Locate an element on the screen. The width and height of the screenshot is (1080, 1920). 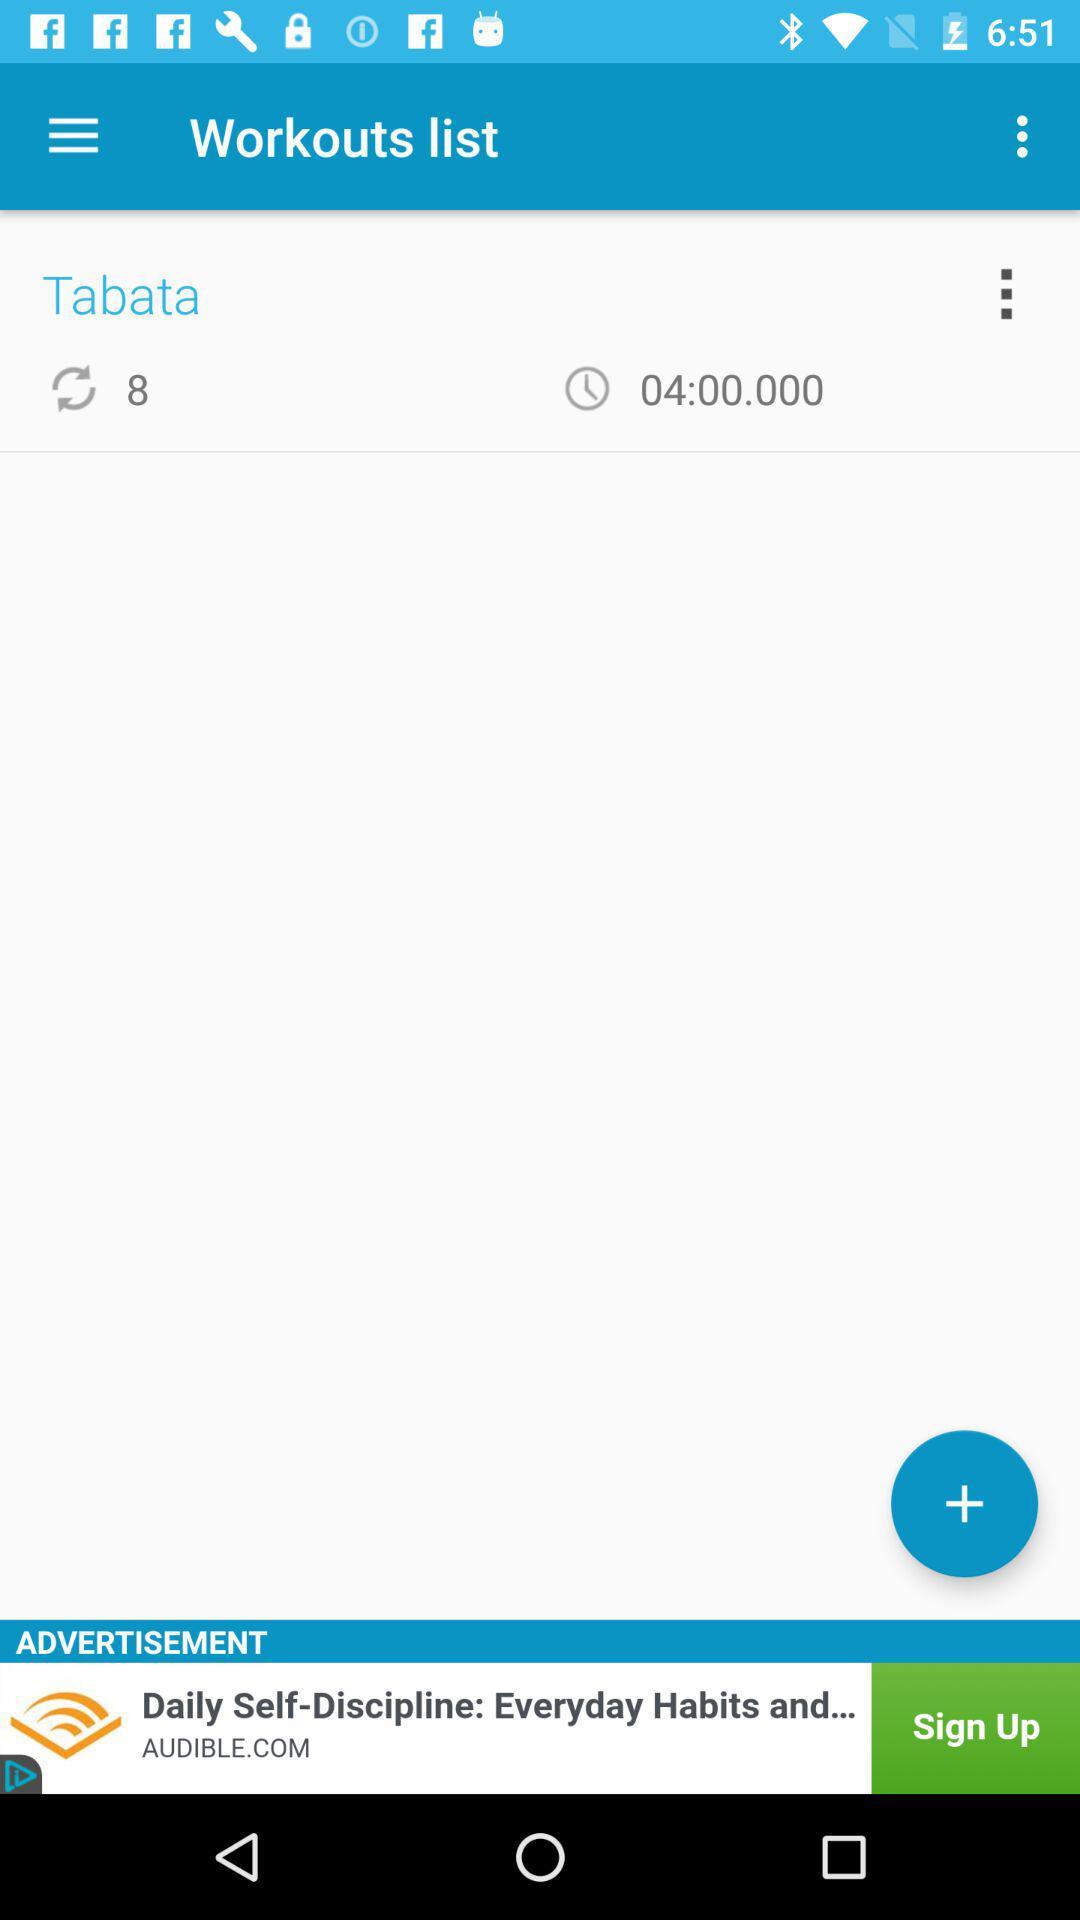
new workout is located at coordinates (963, 1503).